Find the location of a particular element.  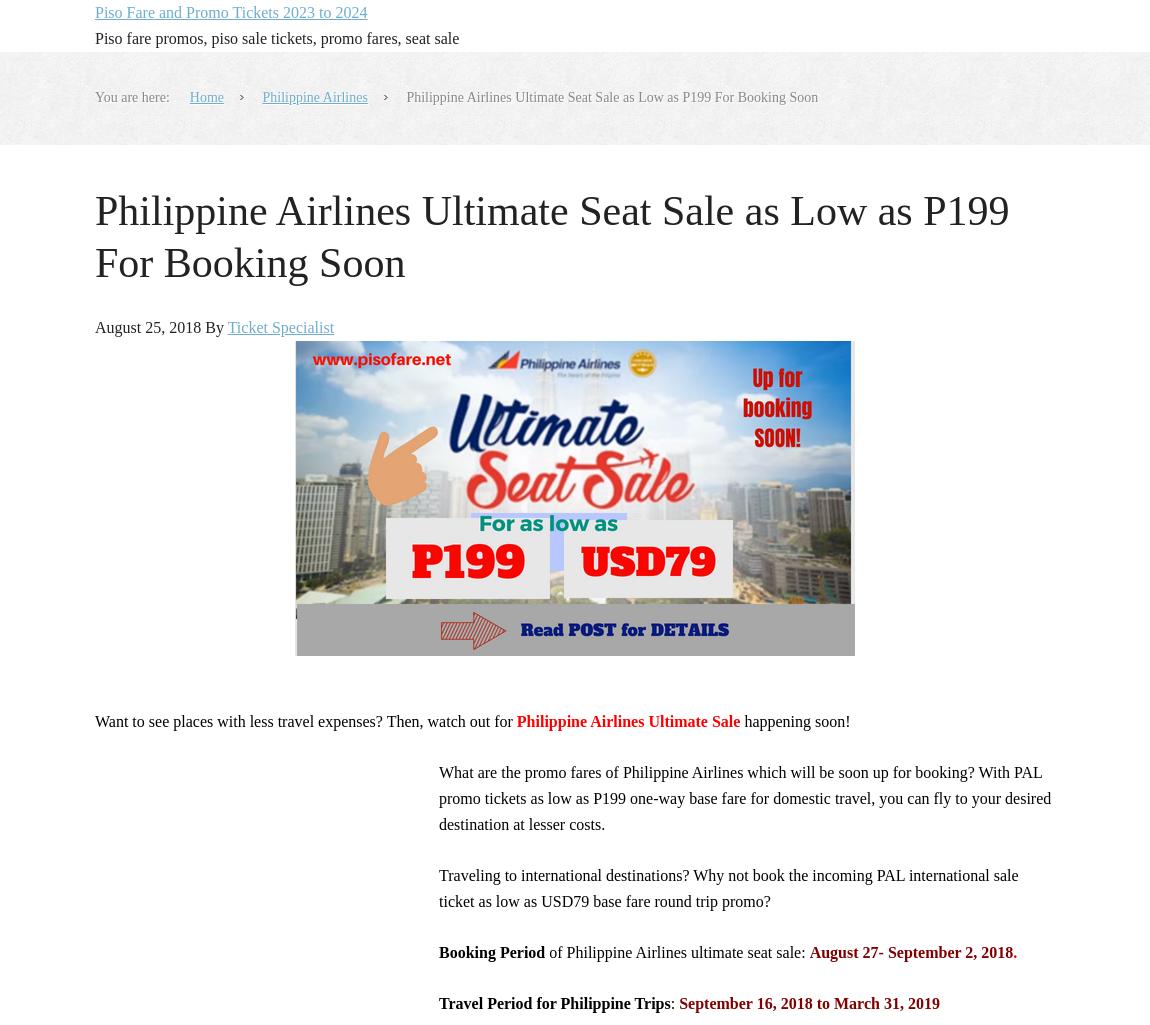

'of Philippine Airlines ultimate seat sale:' is located at coordinates (677, 951).